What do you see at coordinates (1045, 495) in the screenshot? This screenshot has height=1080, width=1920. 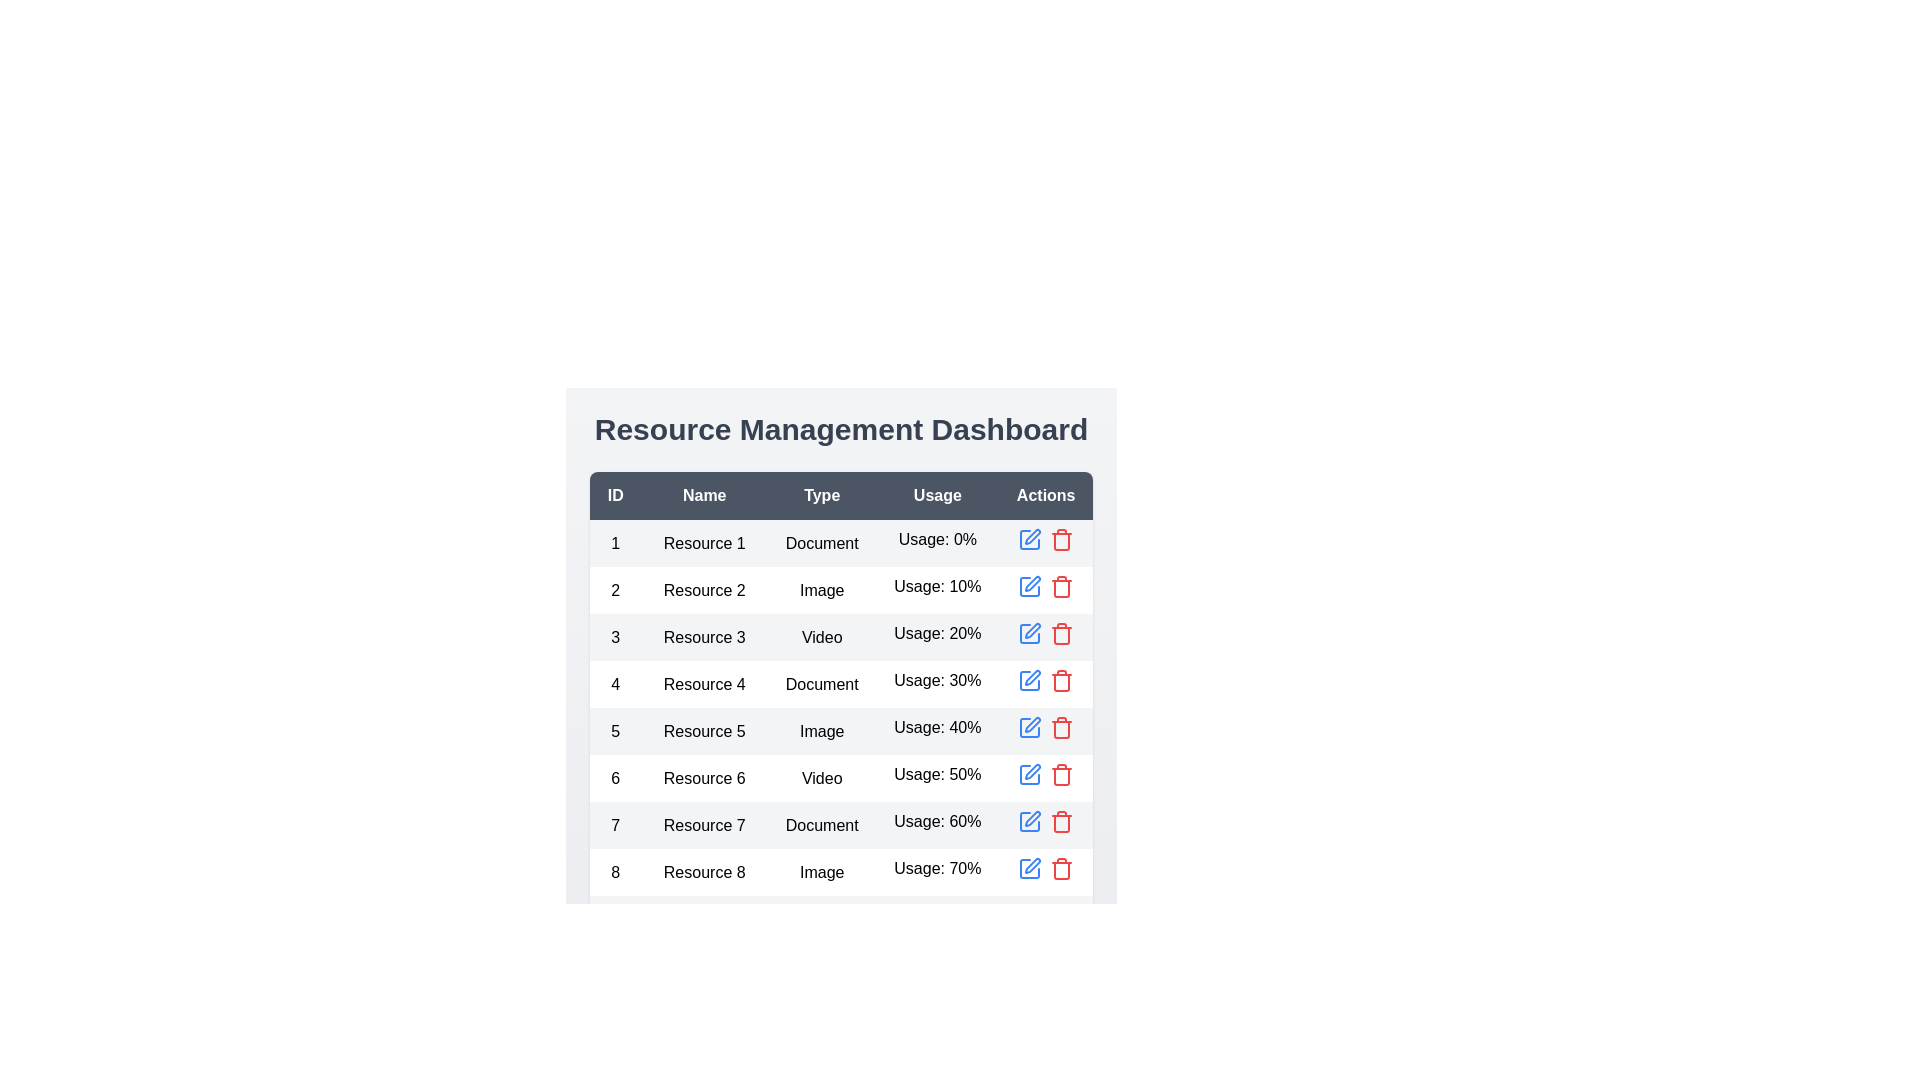 I see `the Actions header to sort the table by that column` at bounding box center [1045, 495].